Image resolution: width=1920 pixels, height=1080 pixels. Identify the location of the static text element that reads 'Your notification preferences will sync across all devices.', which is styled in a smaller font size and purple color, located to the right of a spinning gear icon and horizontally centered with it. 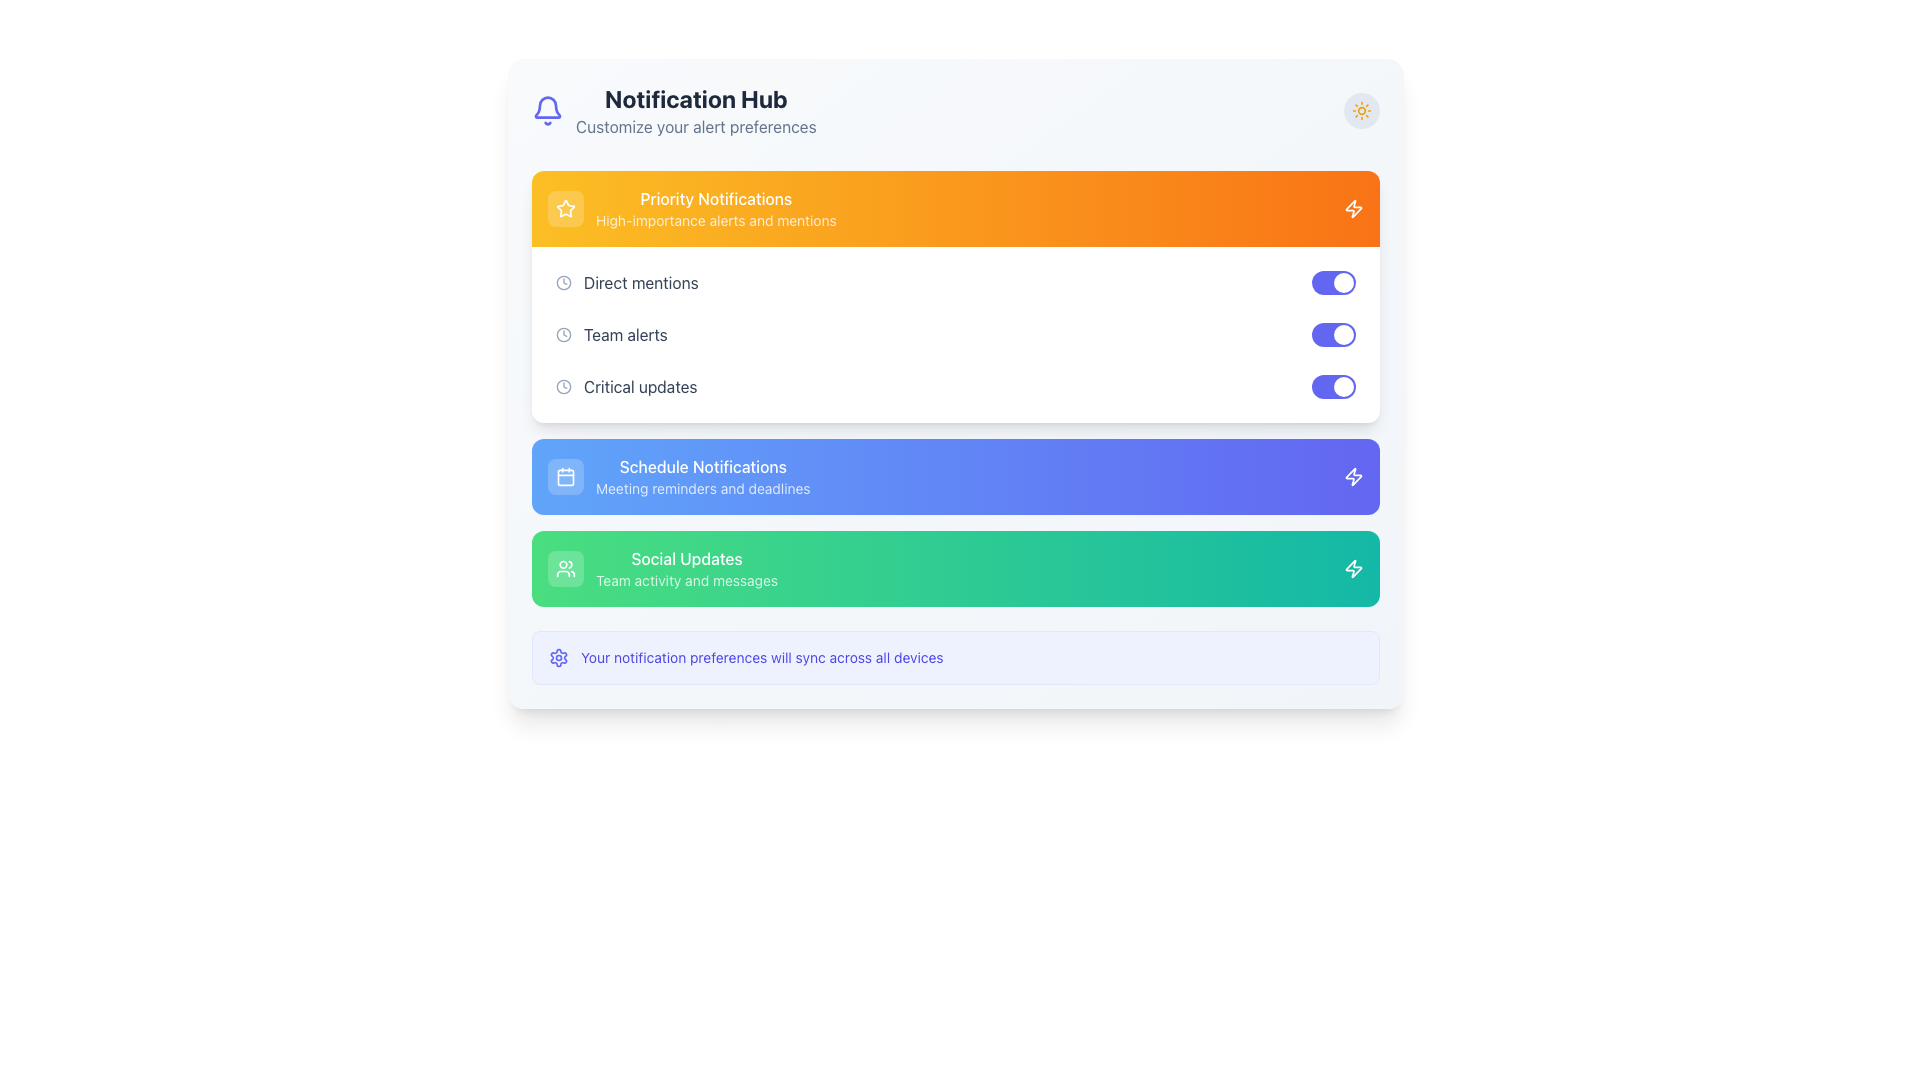
(761, 658).